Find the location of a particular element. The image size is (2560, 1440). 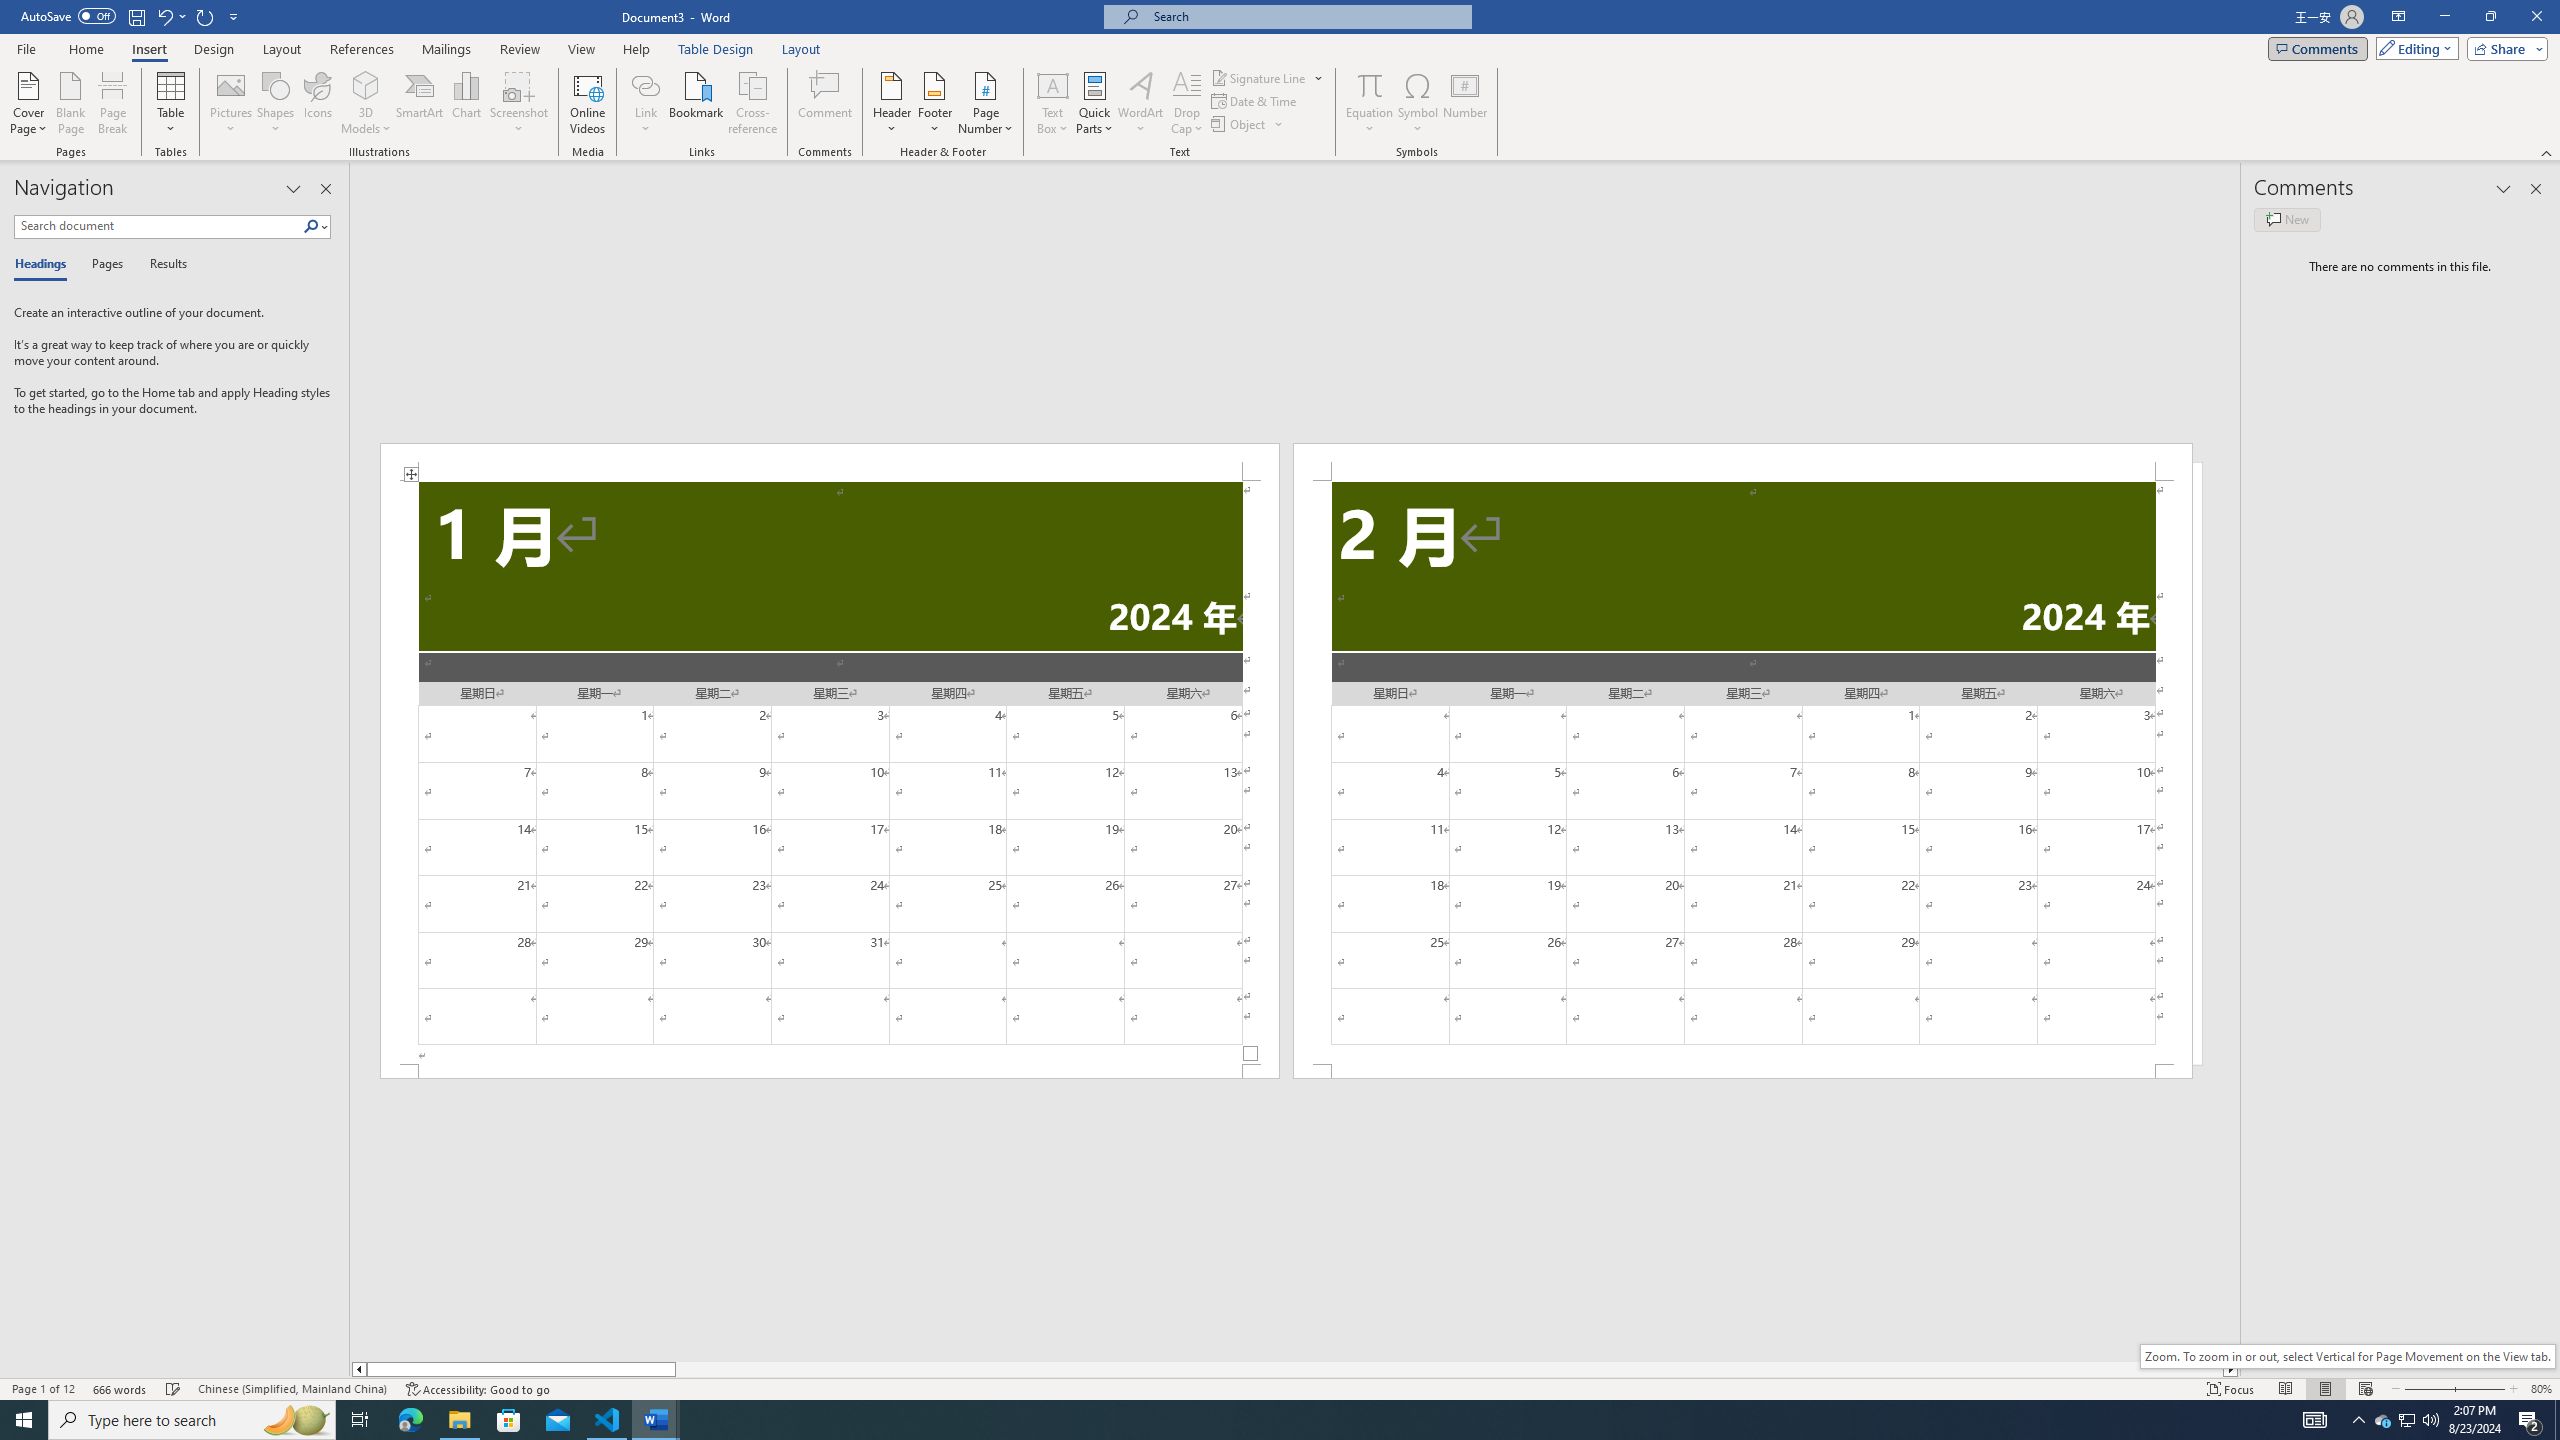

'Number...' is located at coordinates (1464, 103).